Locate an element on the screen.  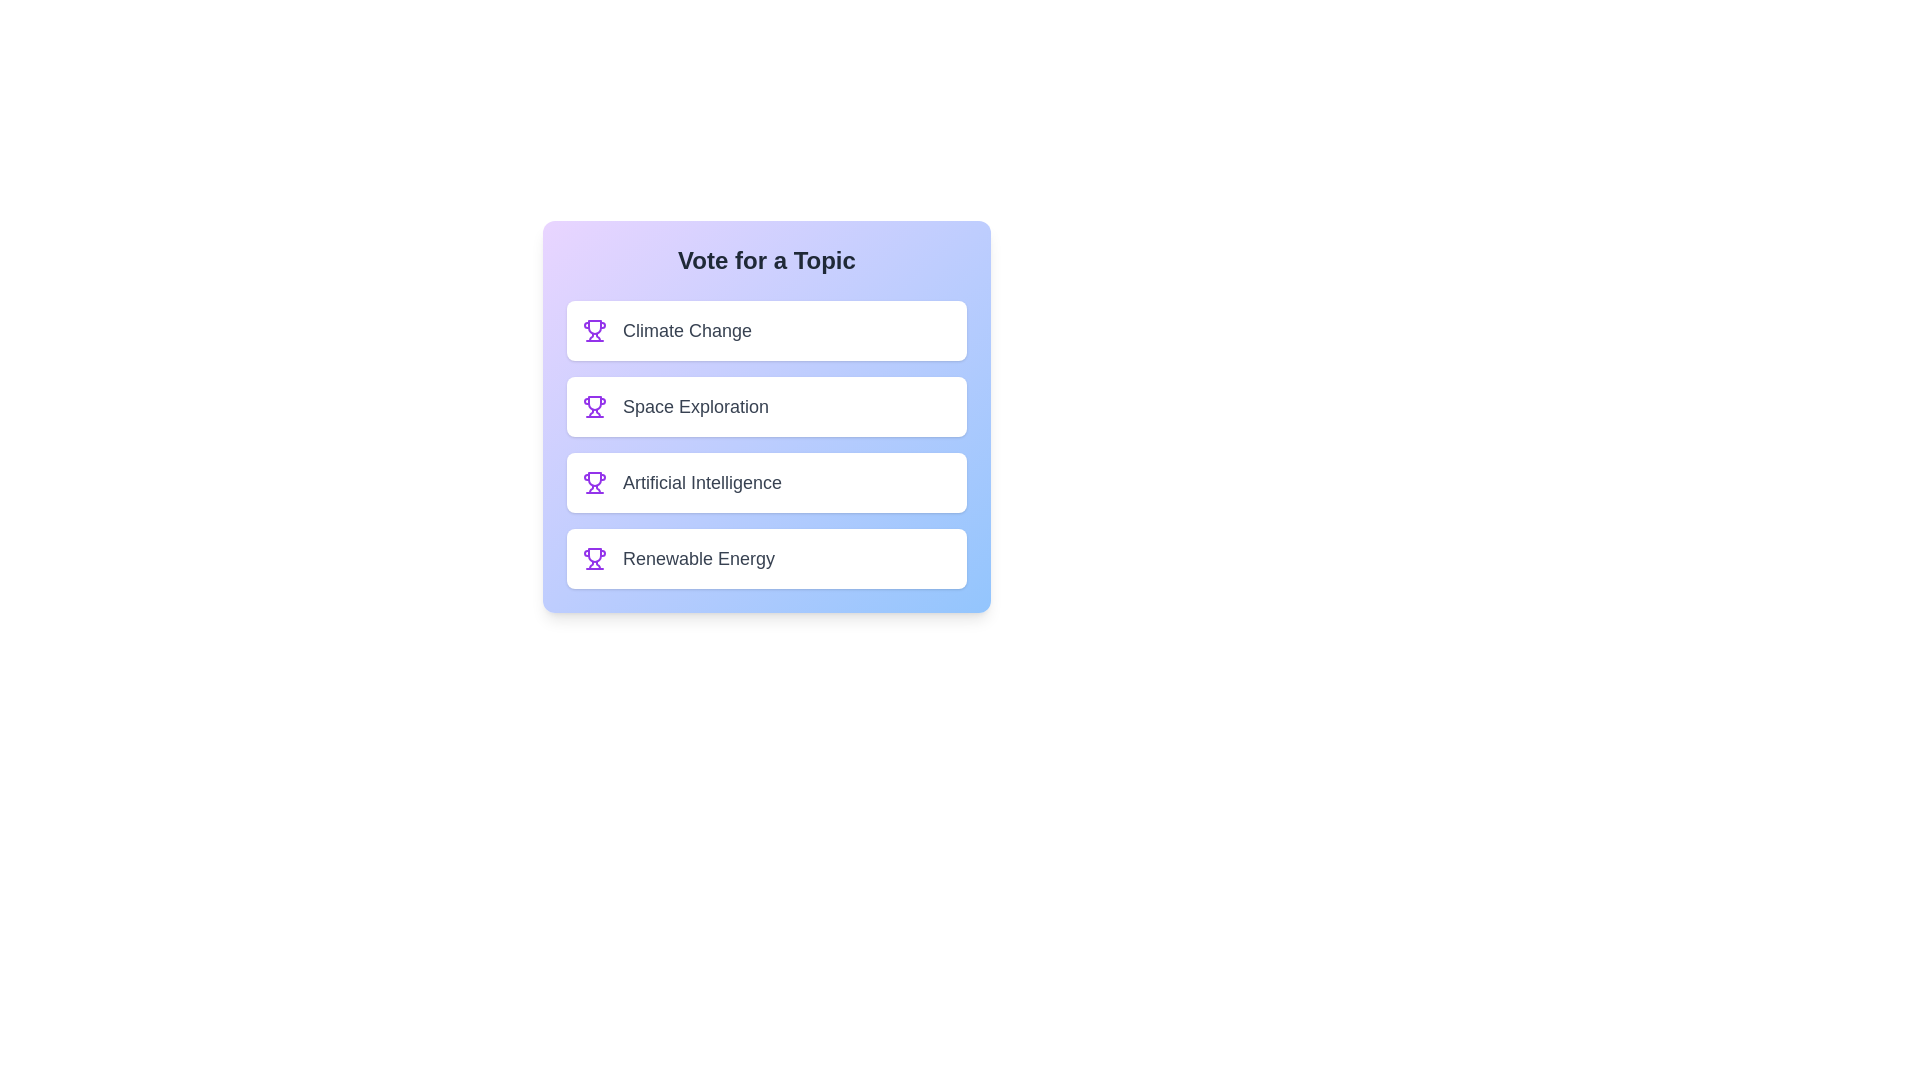
the rectangular button with a white background, rounded corners, and a purple trophy icon on the left, labeled 'Renewable Energy' is located at coordinates (766, 559).